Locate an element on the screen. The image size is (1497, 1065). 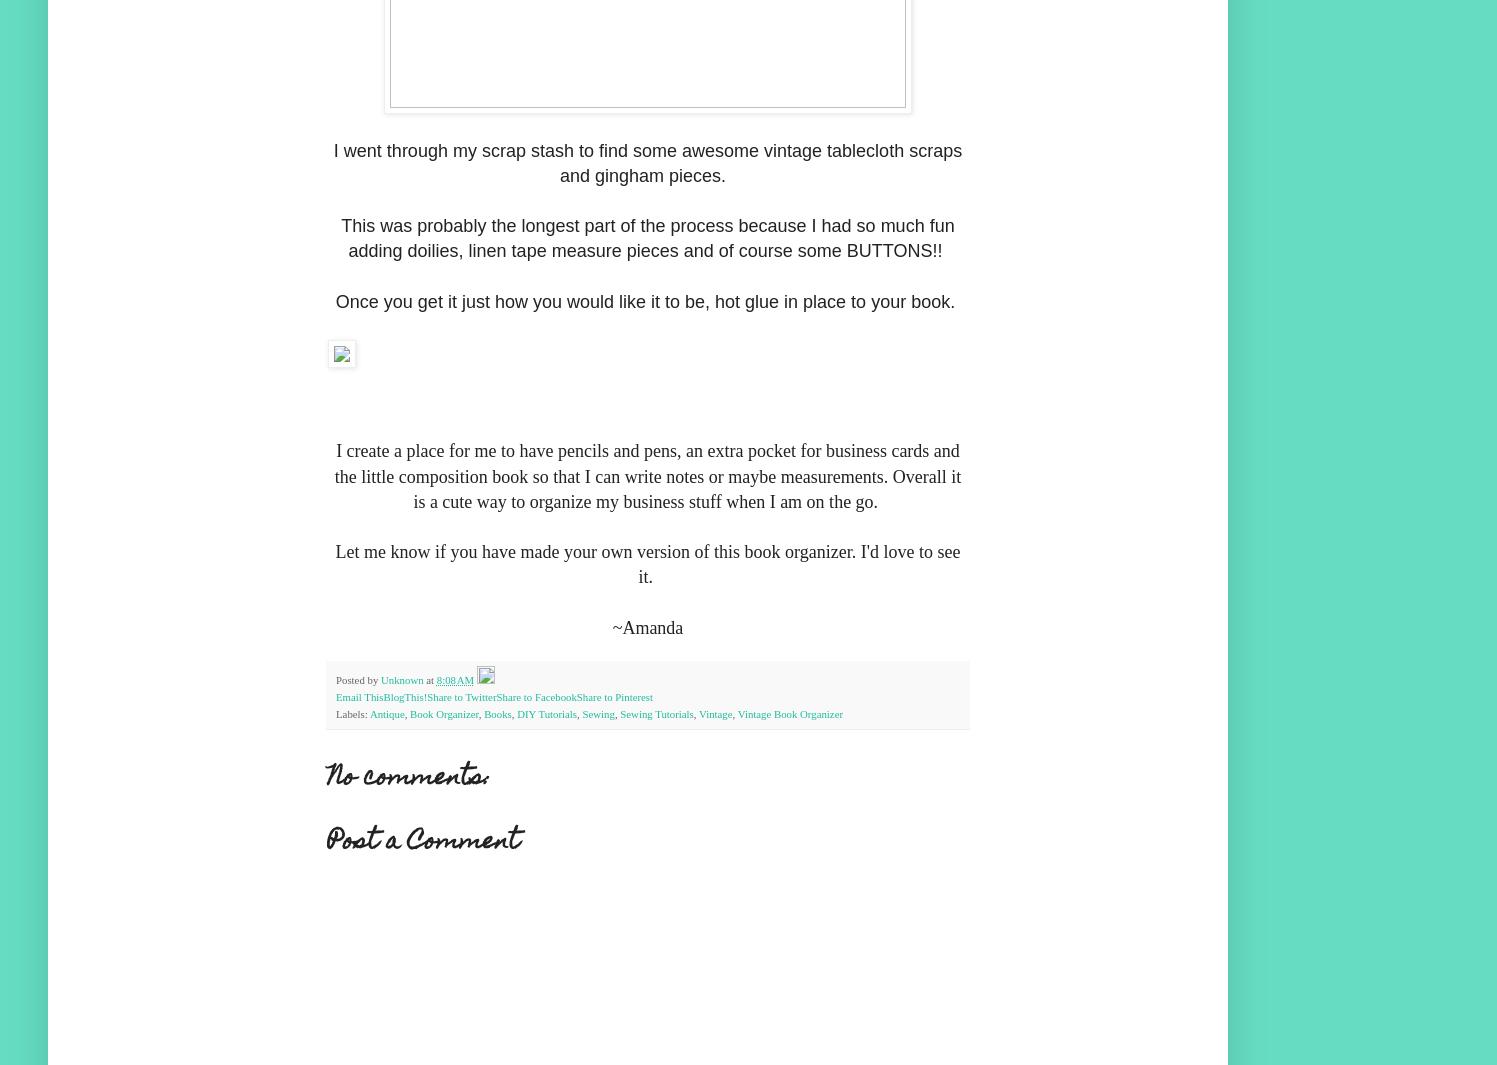
'Posted by' is located at coordinates (357, 679).